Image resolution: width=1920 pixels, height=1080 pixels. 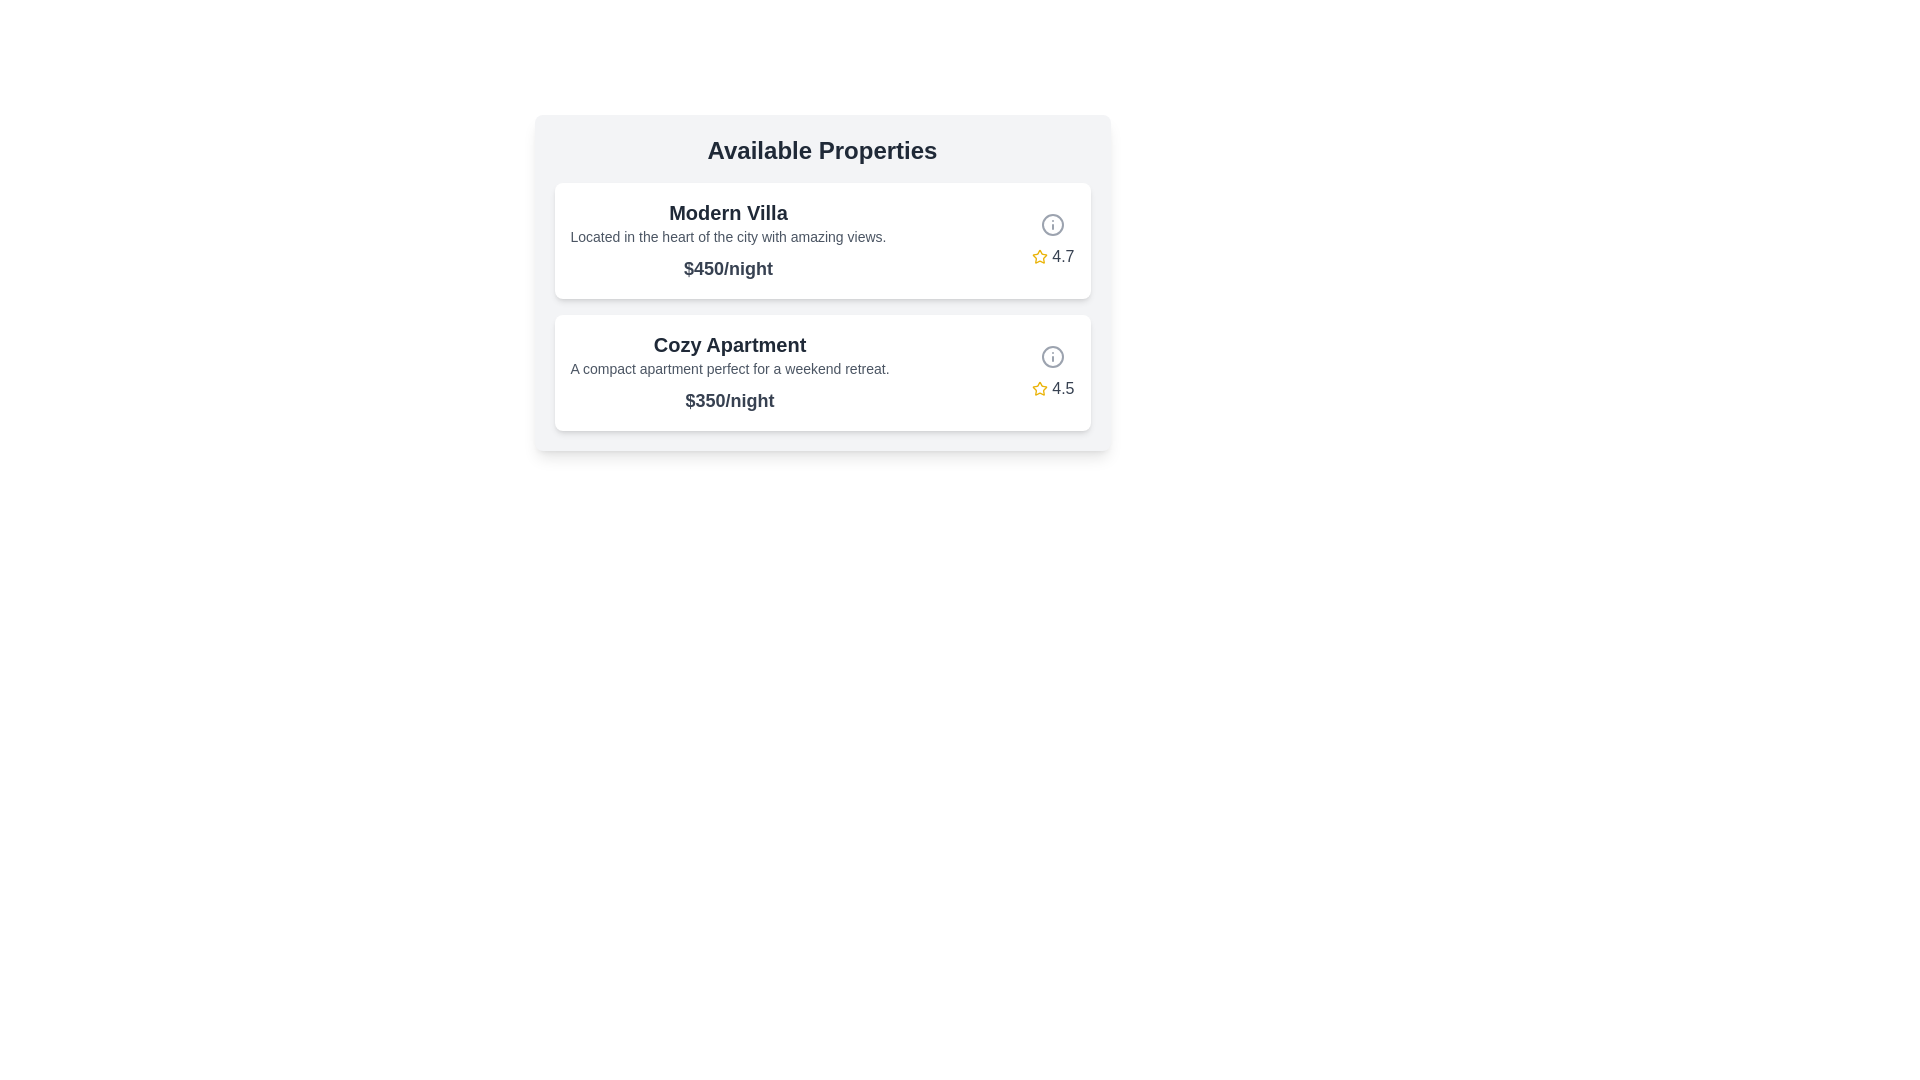 What do you see at coordinates (1040, 256) in the screenshot?
I see `the yellow star icon representing the rating system, located to the left of the numerical rating '4.7' in the 'Modern Villa' listing` at bounding box center [1040, 256].